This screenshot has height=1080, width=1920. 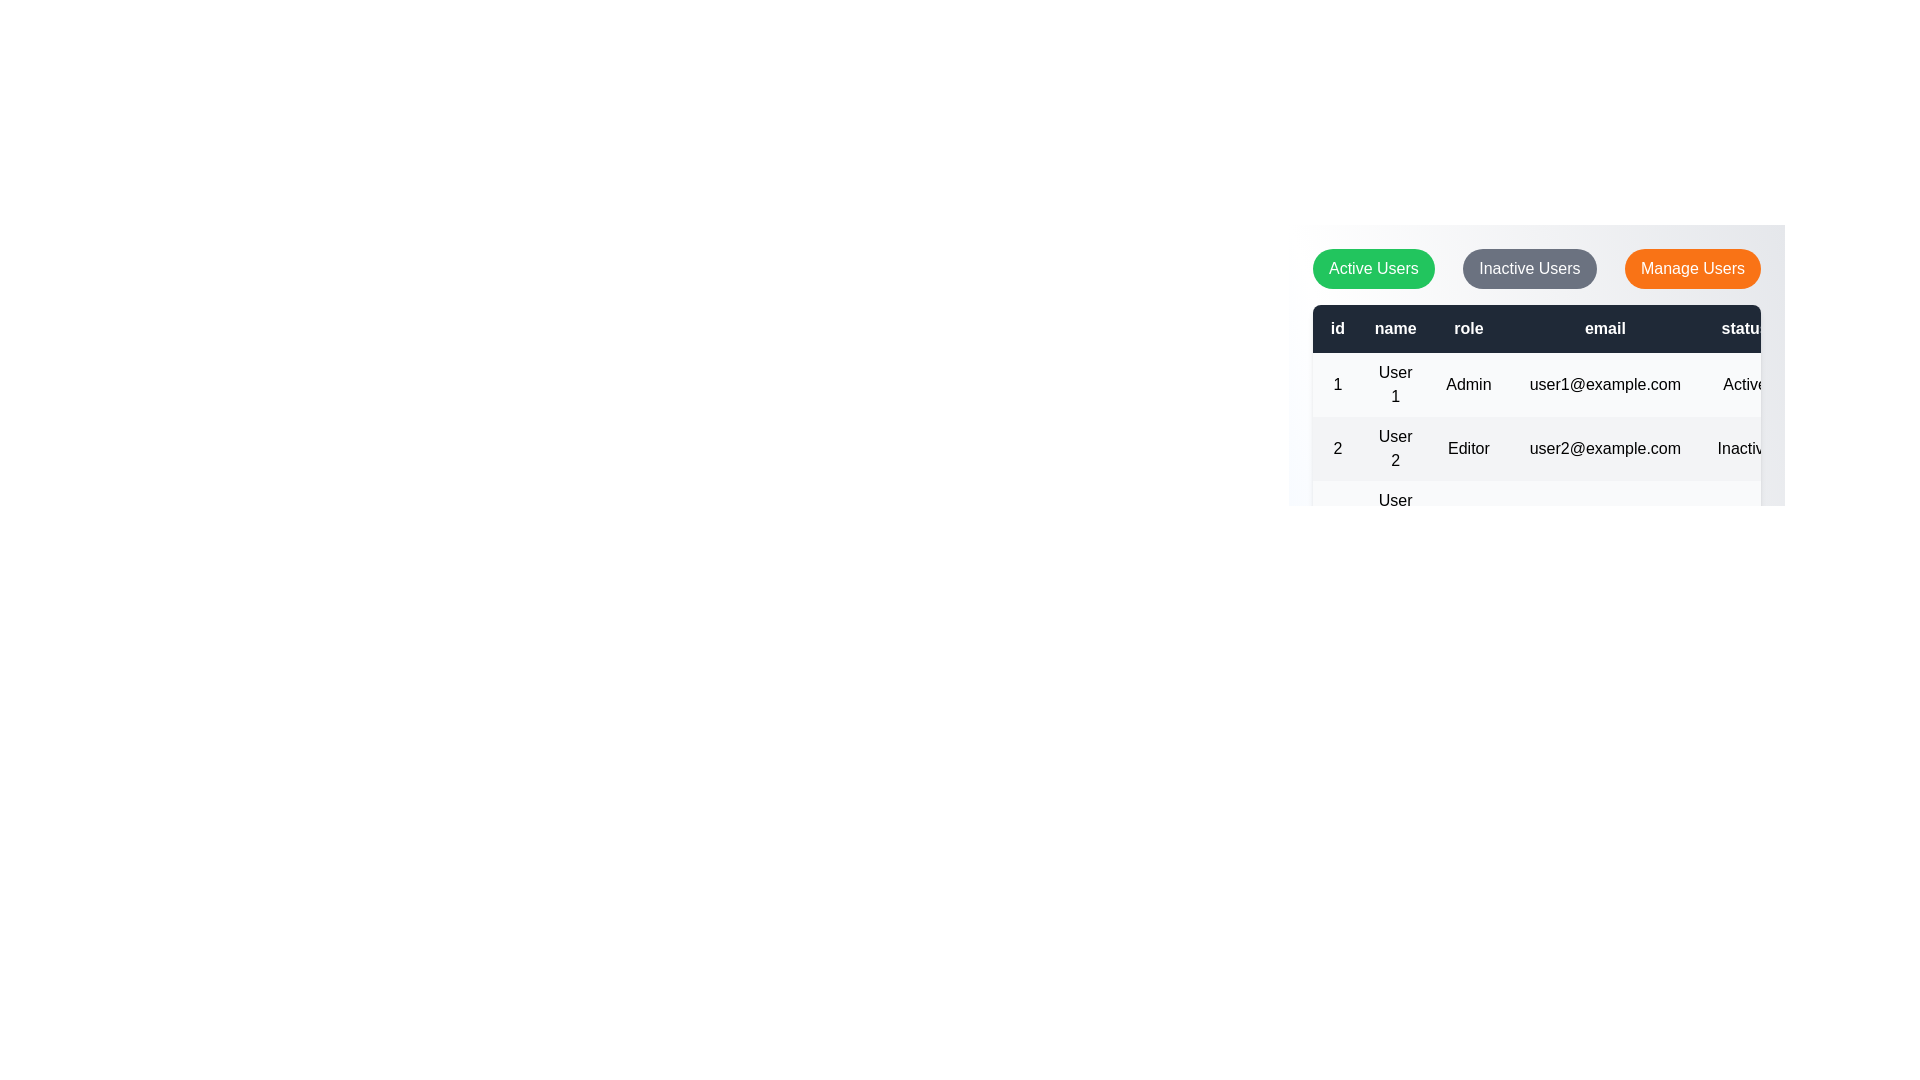 I want to click on the 'Manage Users' button to navigate to user management, so click(x=1692, y=268).